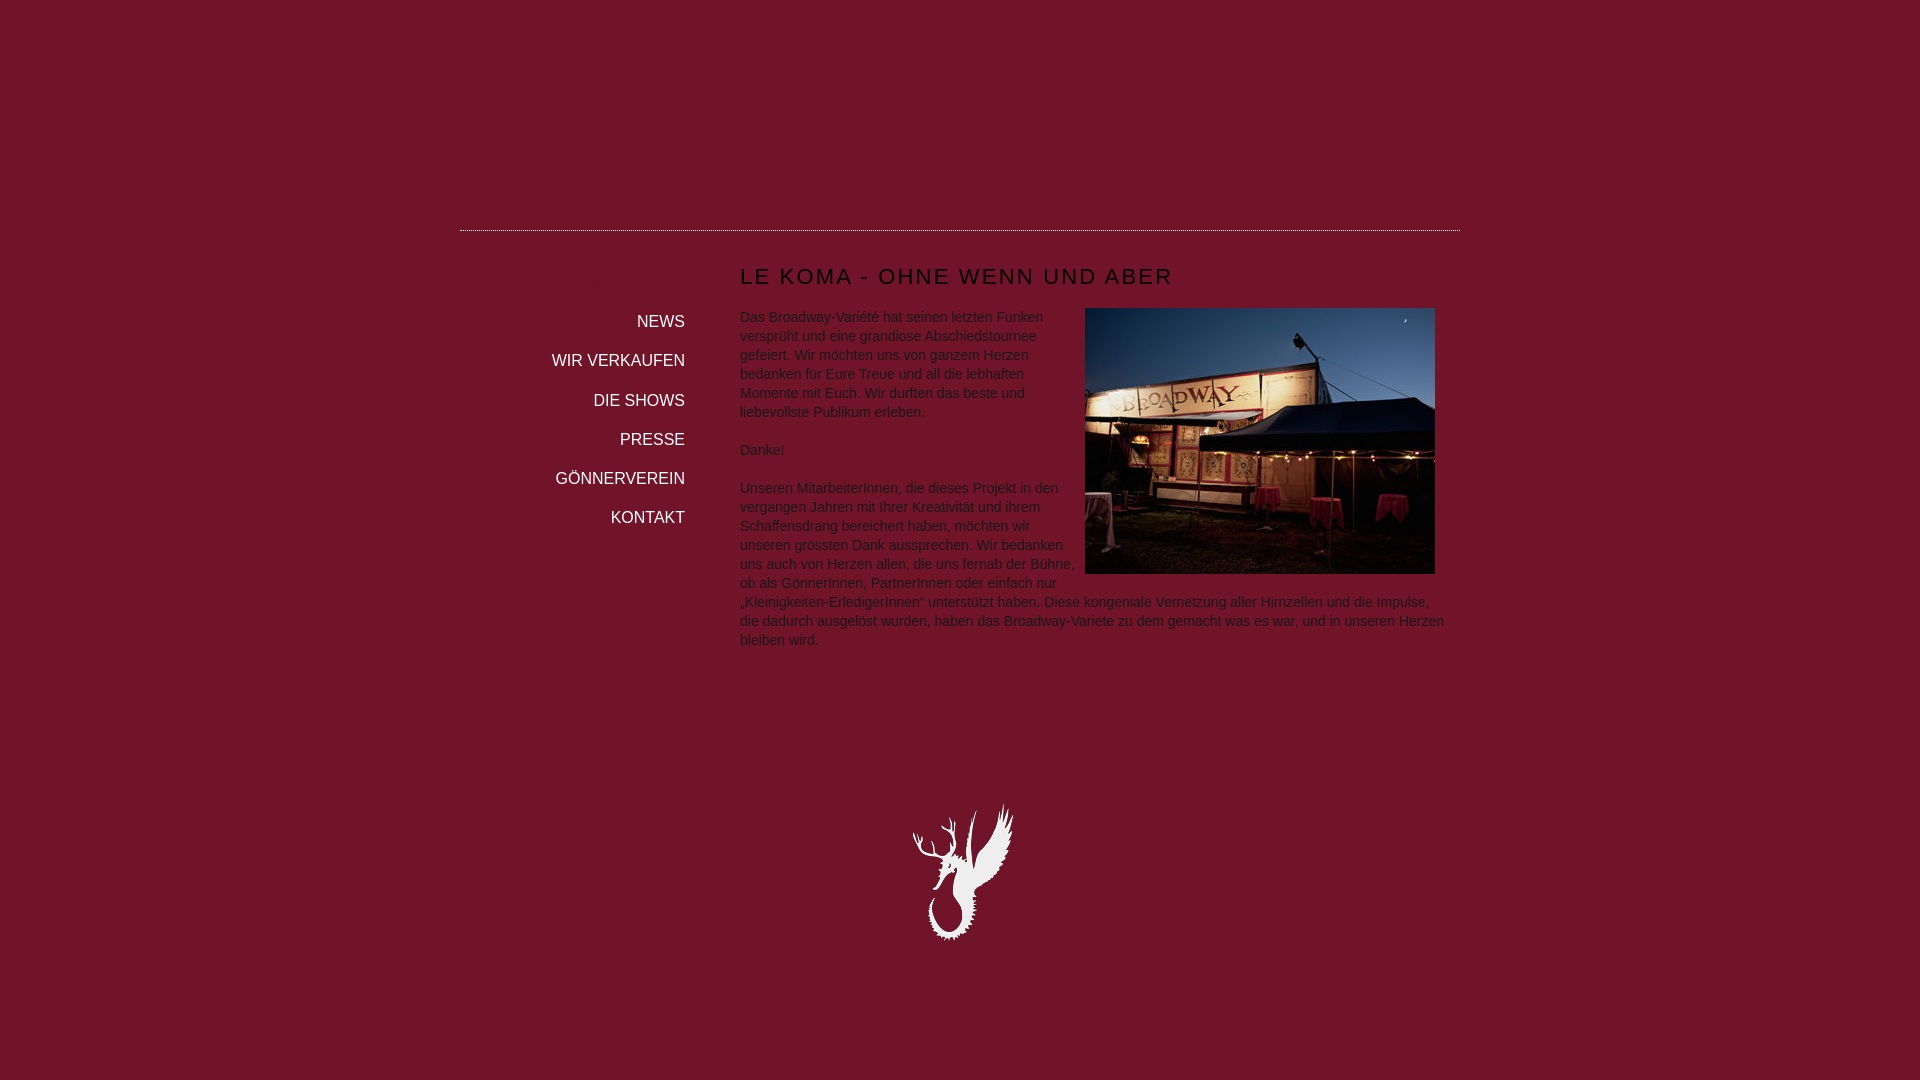 The height and width of the screenshot is (1080, 1920). I want to click on 'DIE SHOWS', so click(571, 394).